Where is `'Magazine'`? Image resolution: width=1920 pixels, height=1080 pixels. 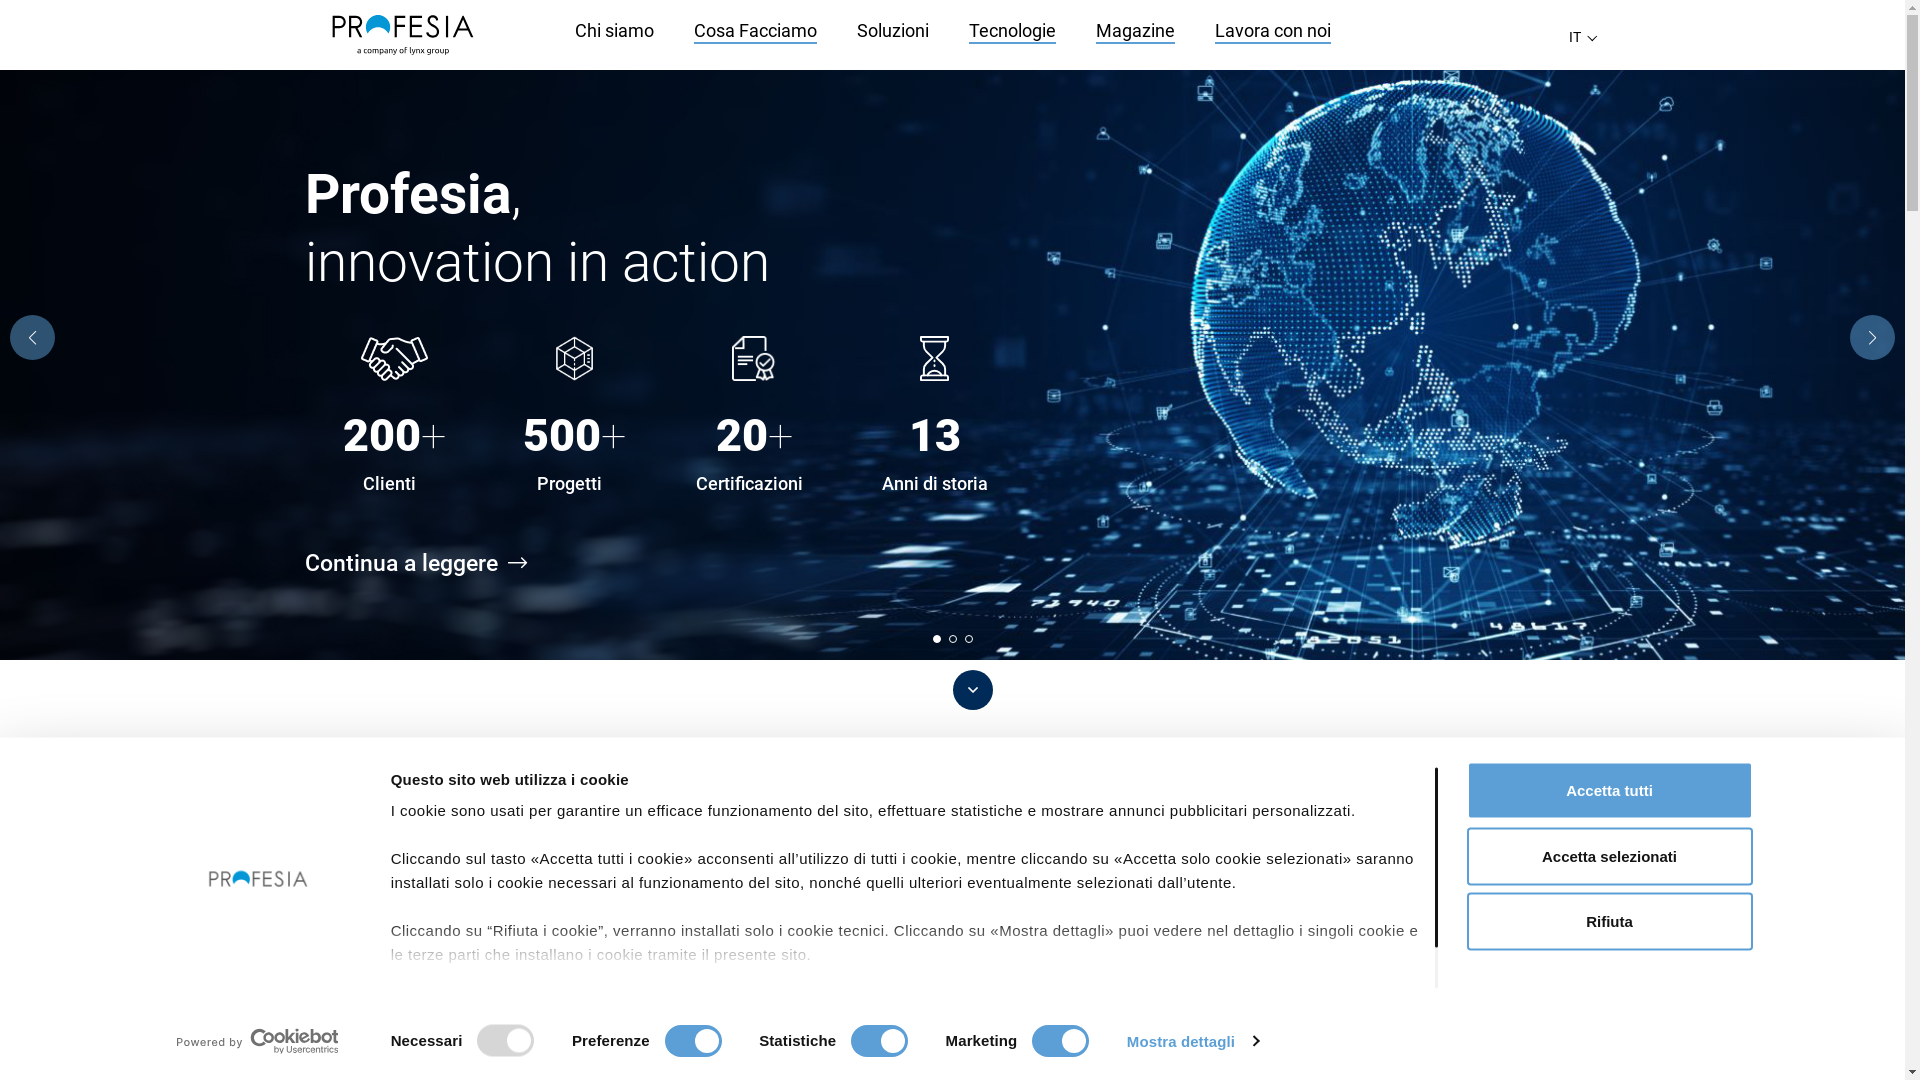 'Magazine' is located at coordinates (1135, 31).